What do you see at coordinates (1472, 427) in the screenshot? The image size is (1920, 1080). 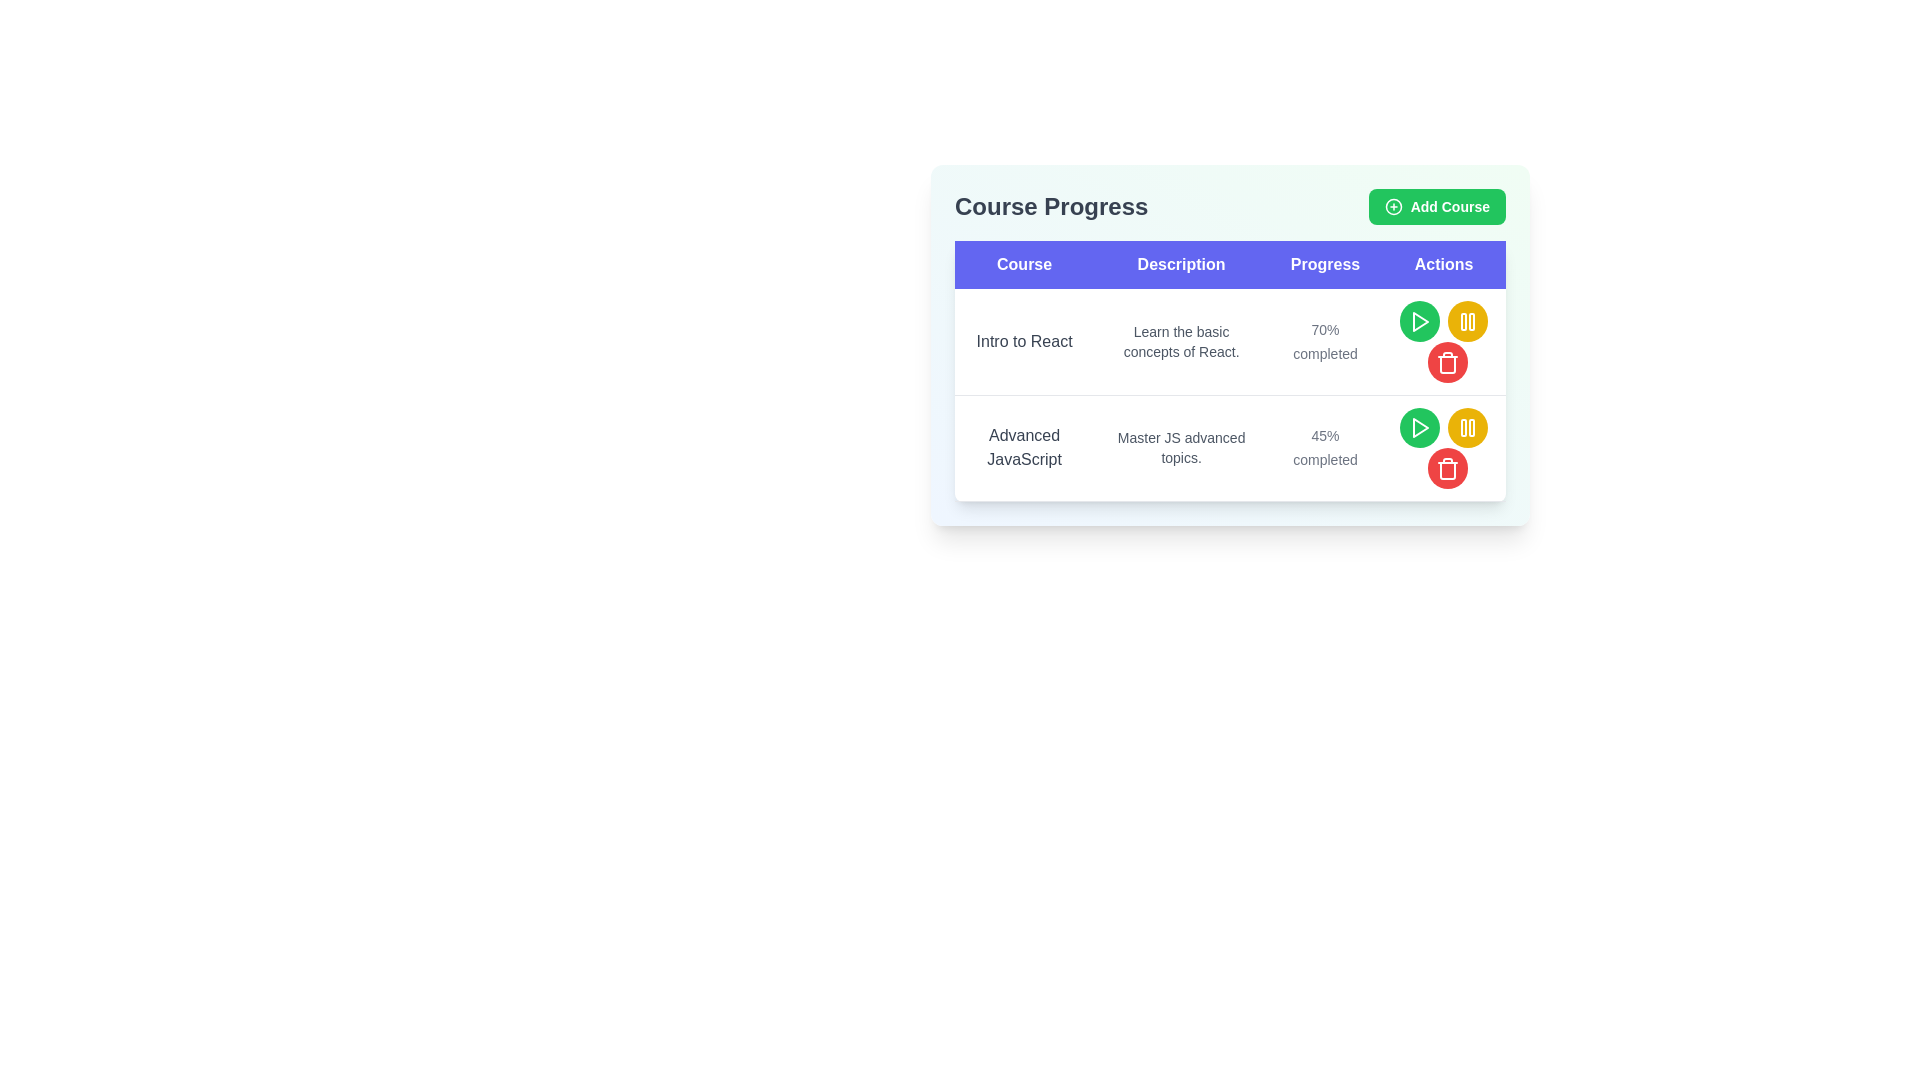 I see `the second vertical bar of the Pause button icon located in the Actions column` at bounding box center [1472, 427].